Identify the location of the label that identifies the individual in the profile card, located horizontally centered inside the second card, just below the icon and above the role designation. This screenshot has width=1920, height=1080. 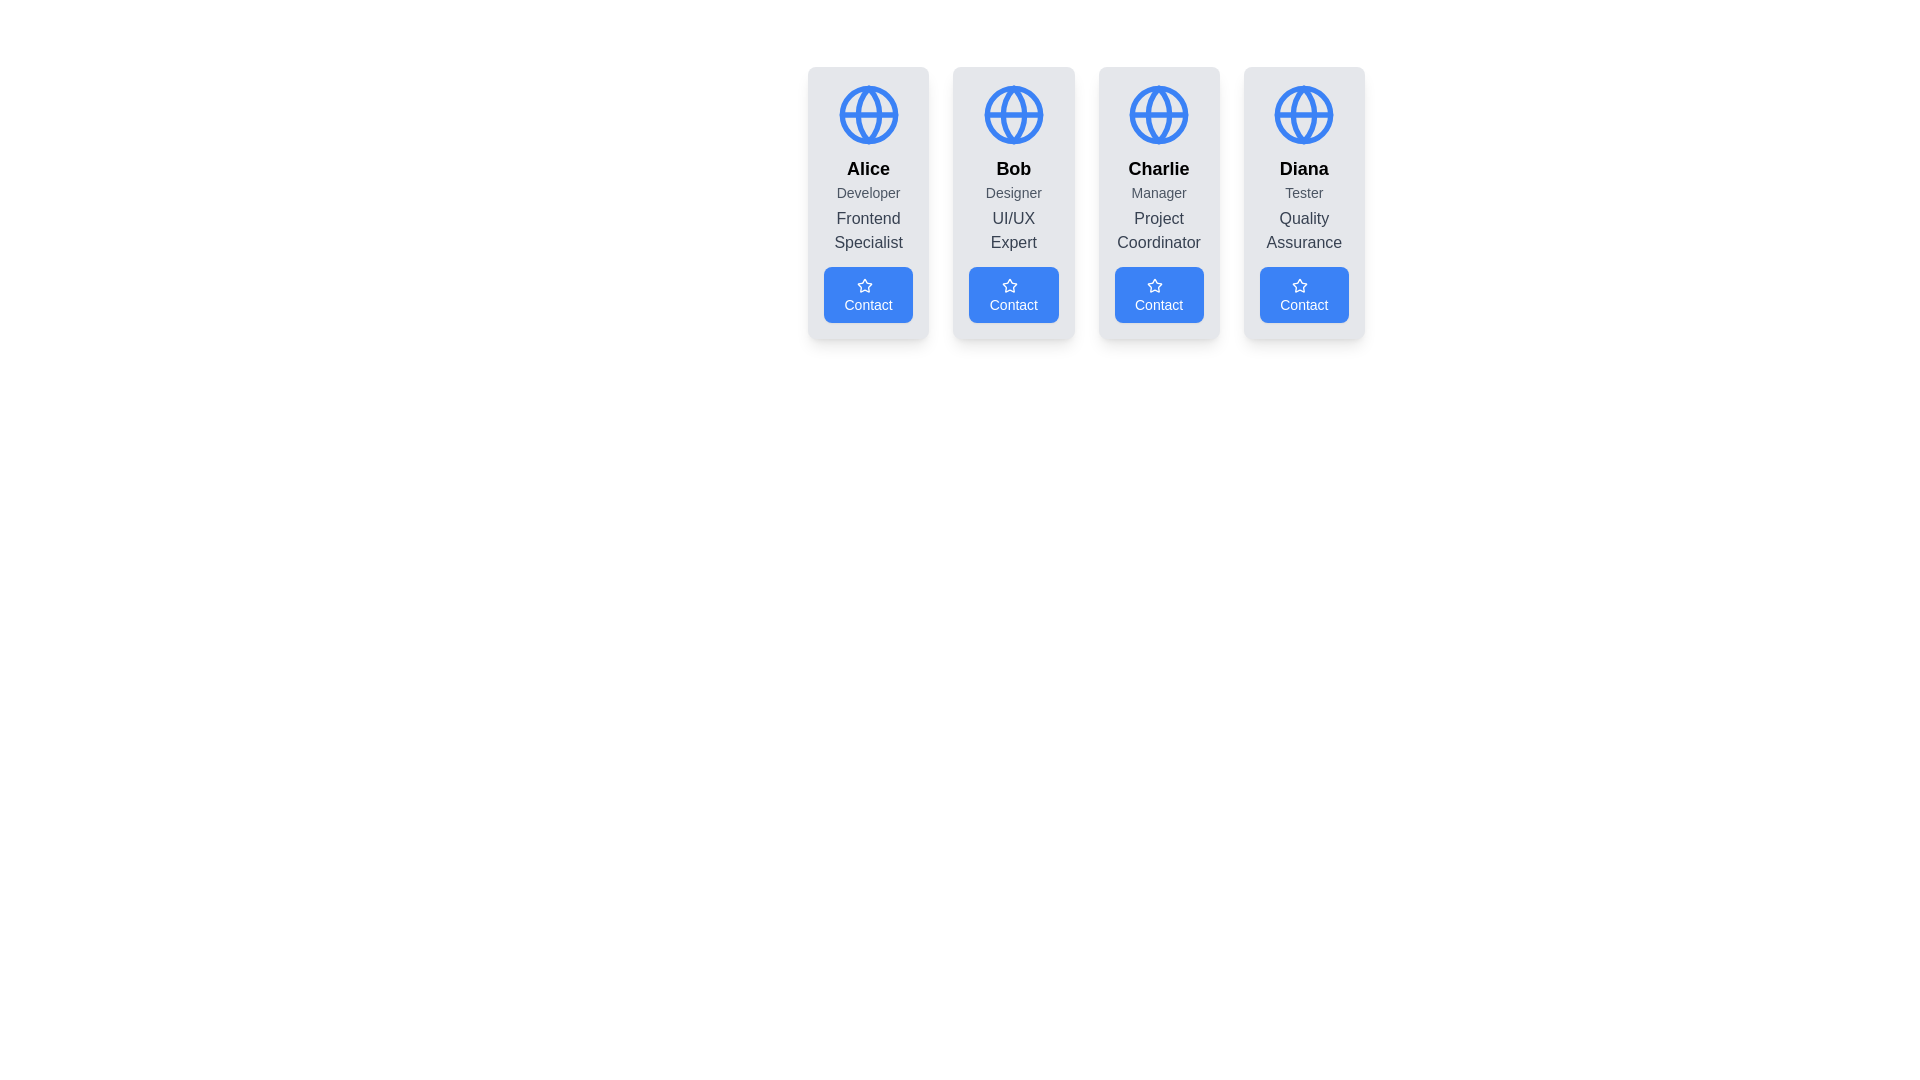
(1013, 168).